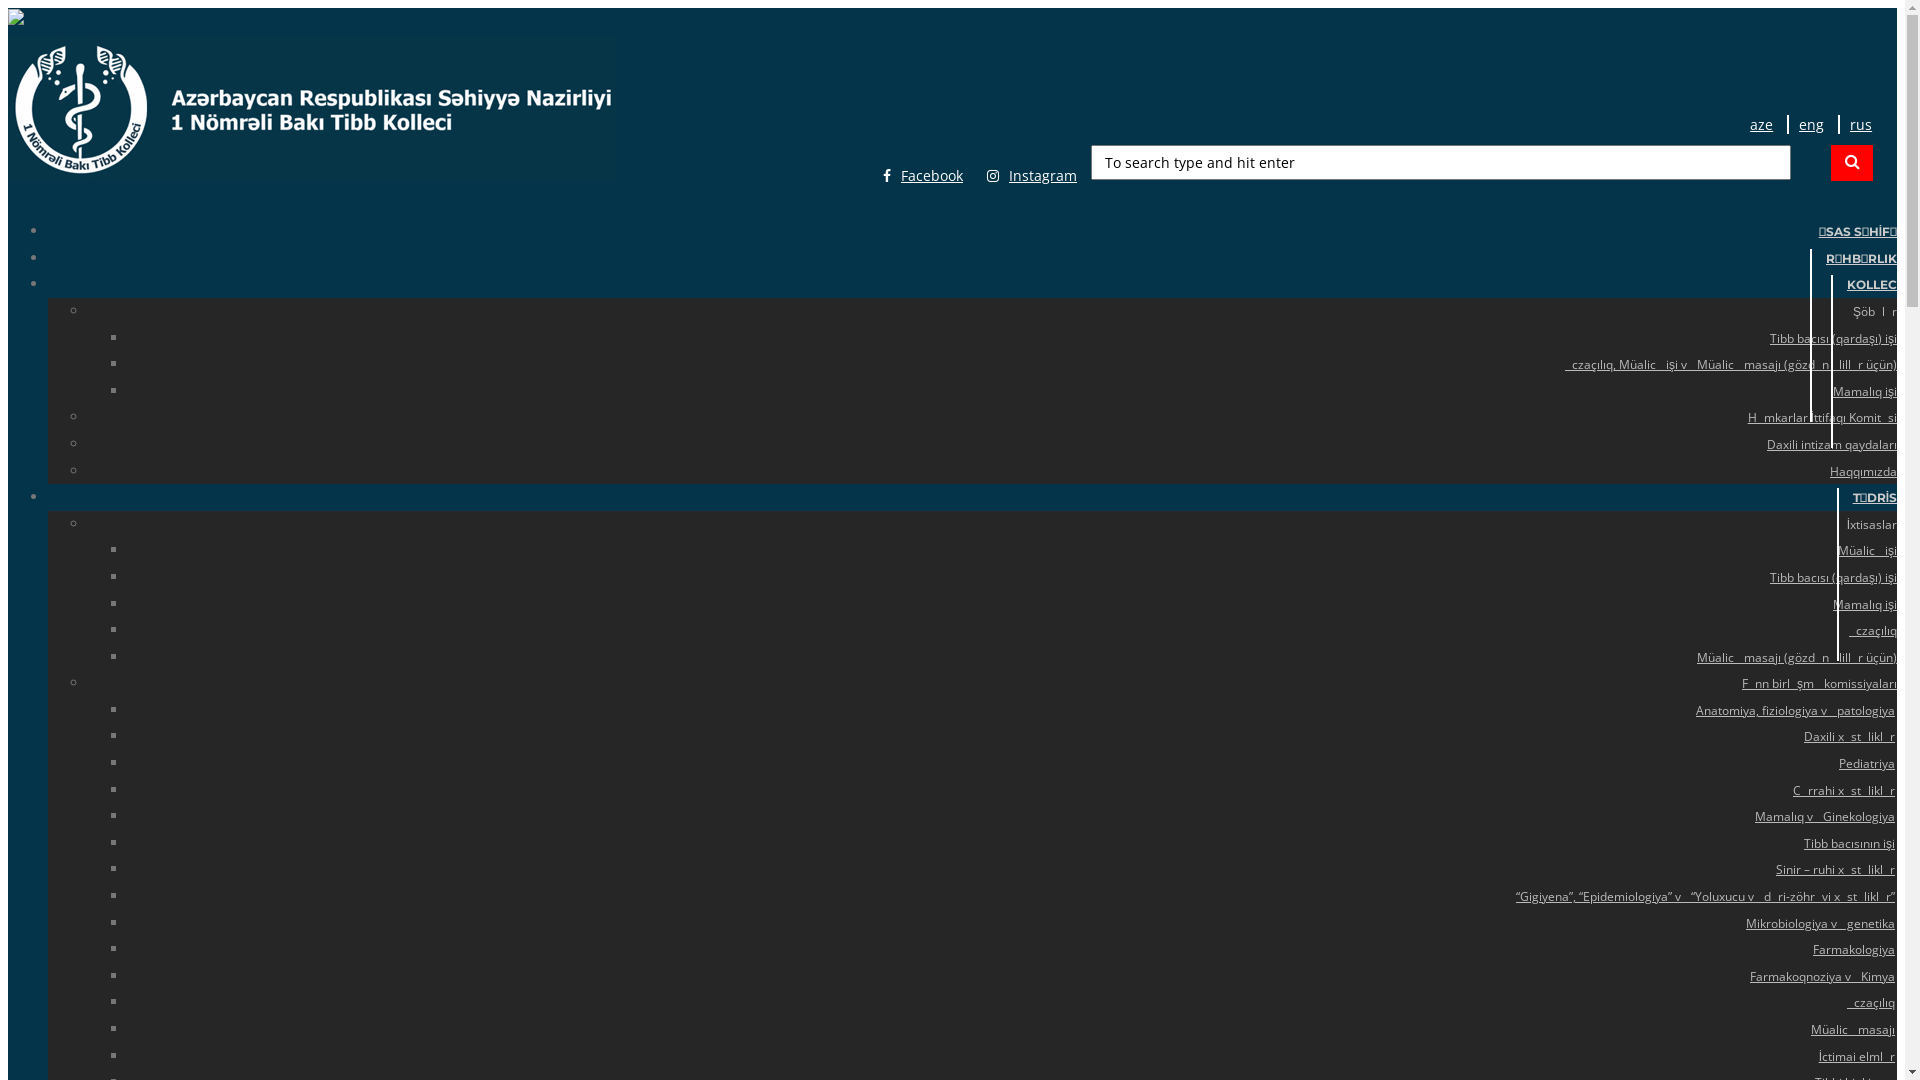  I want to click on 'Pediatriya', so click(1866, 763).